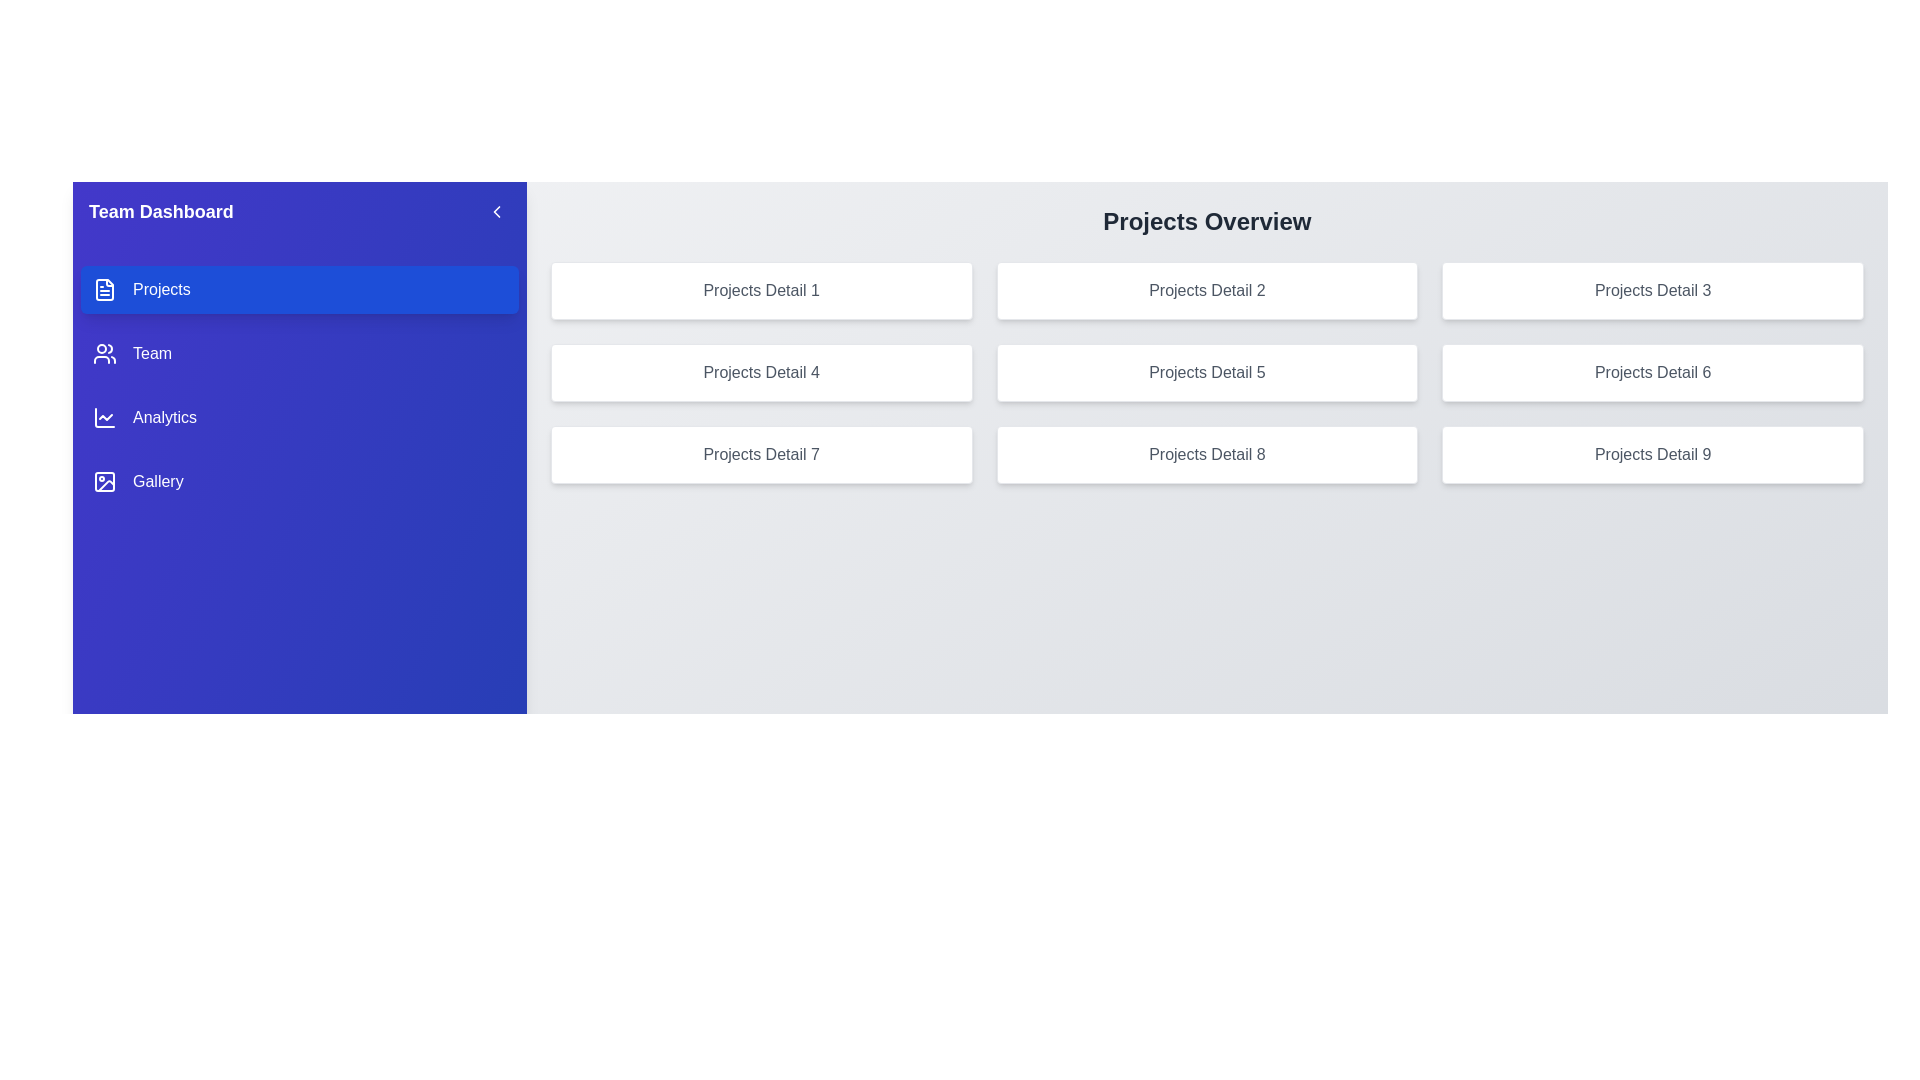  What do you see at coordinates (298, 482) in the screenshot?
I see `the category Gallery from the sidebar menu` at bounding box center [298, 482].